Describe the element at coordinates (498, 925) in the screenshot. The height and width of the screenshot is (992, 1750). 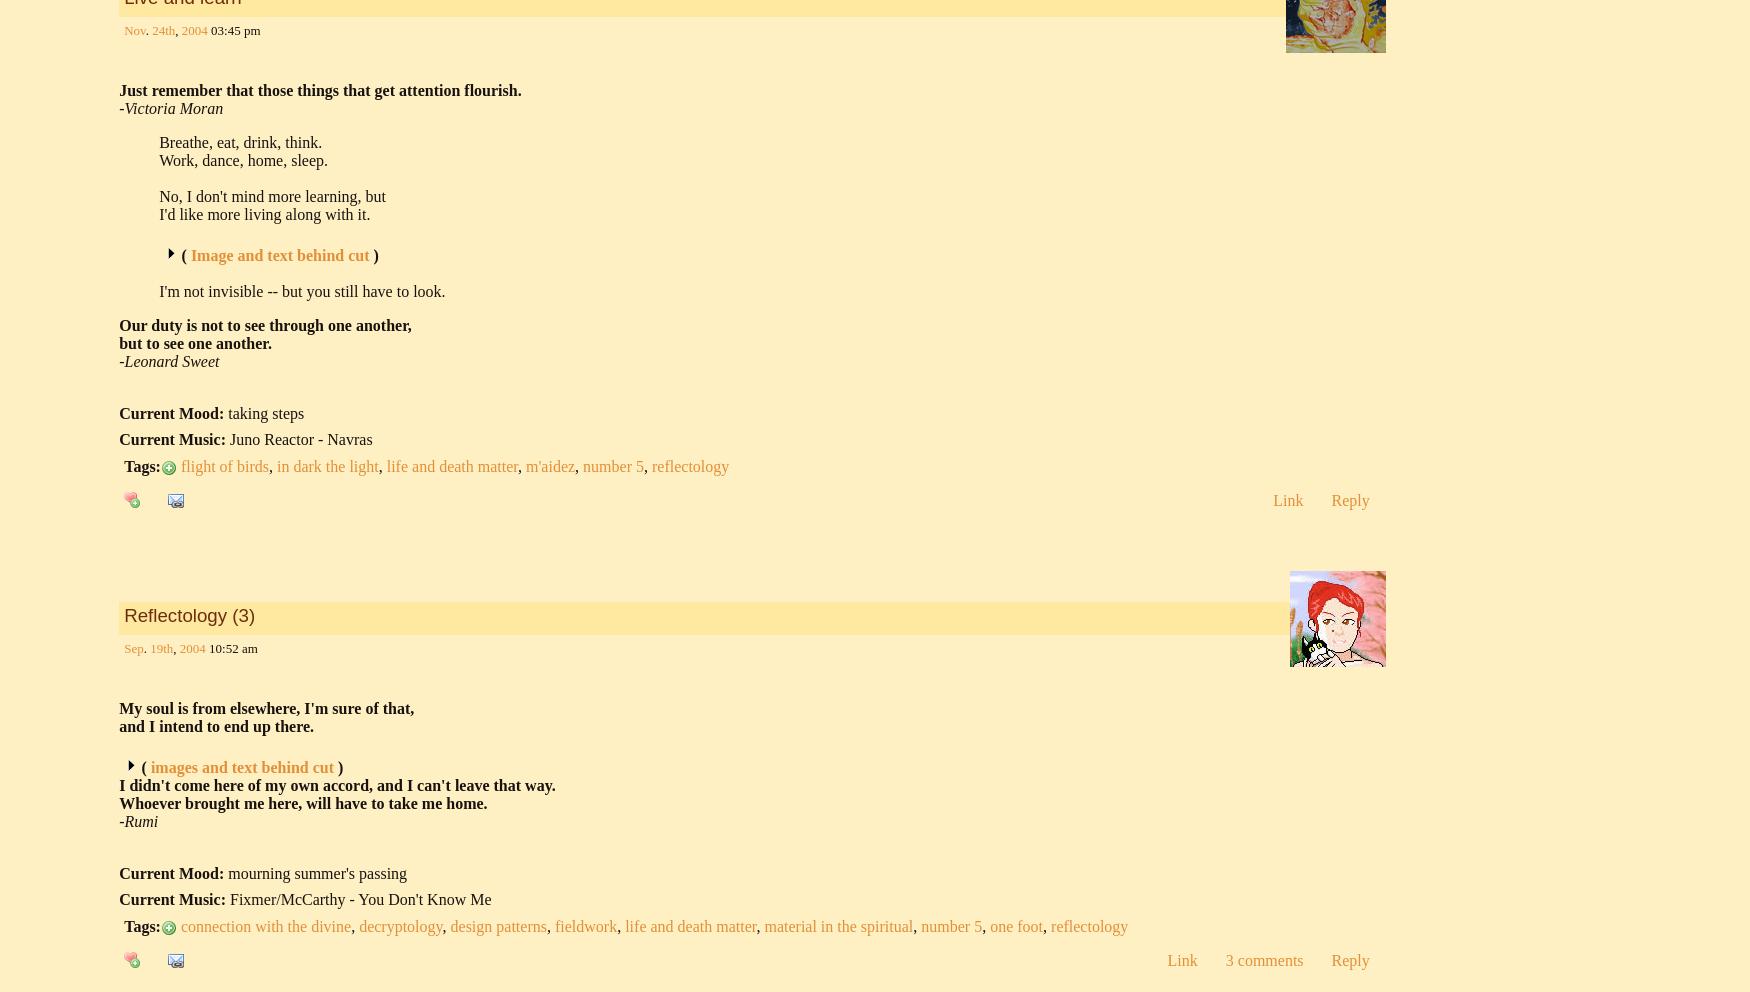
I see `'design patterns'` at that location.